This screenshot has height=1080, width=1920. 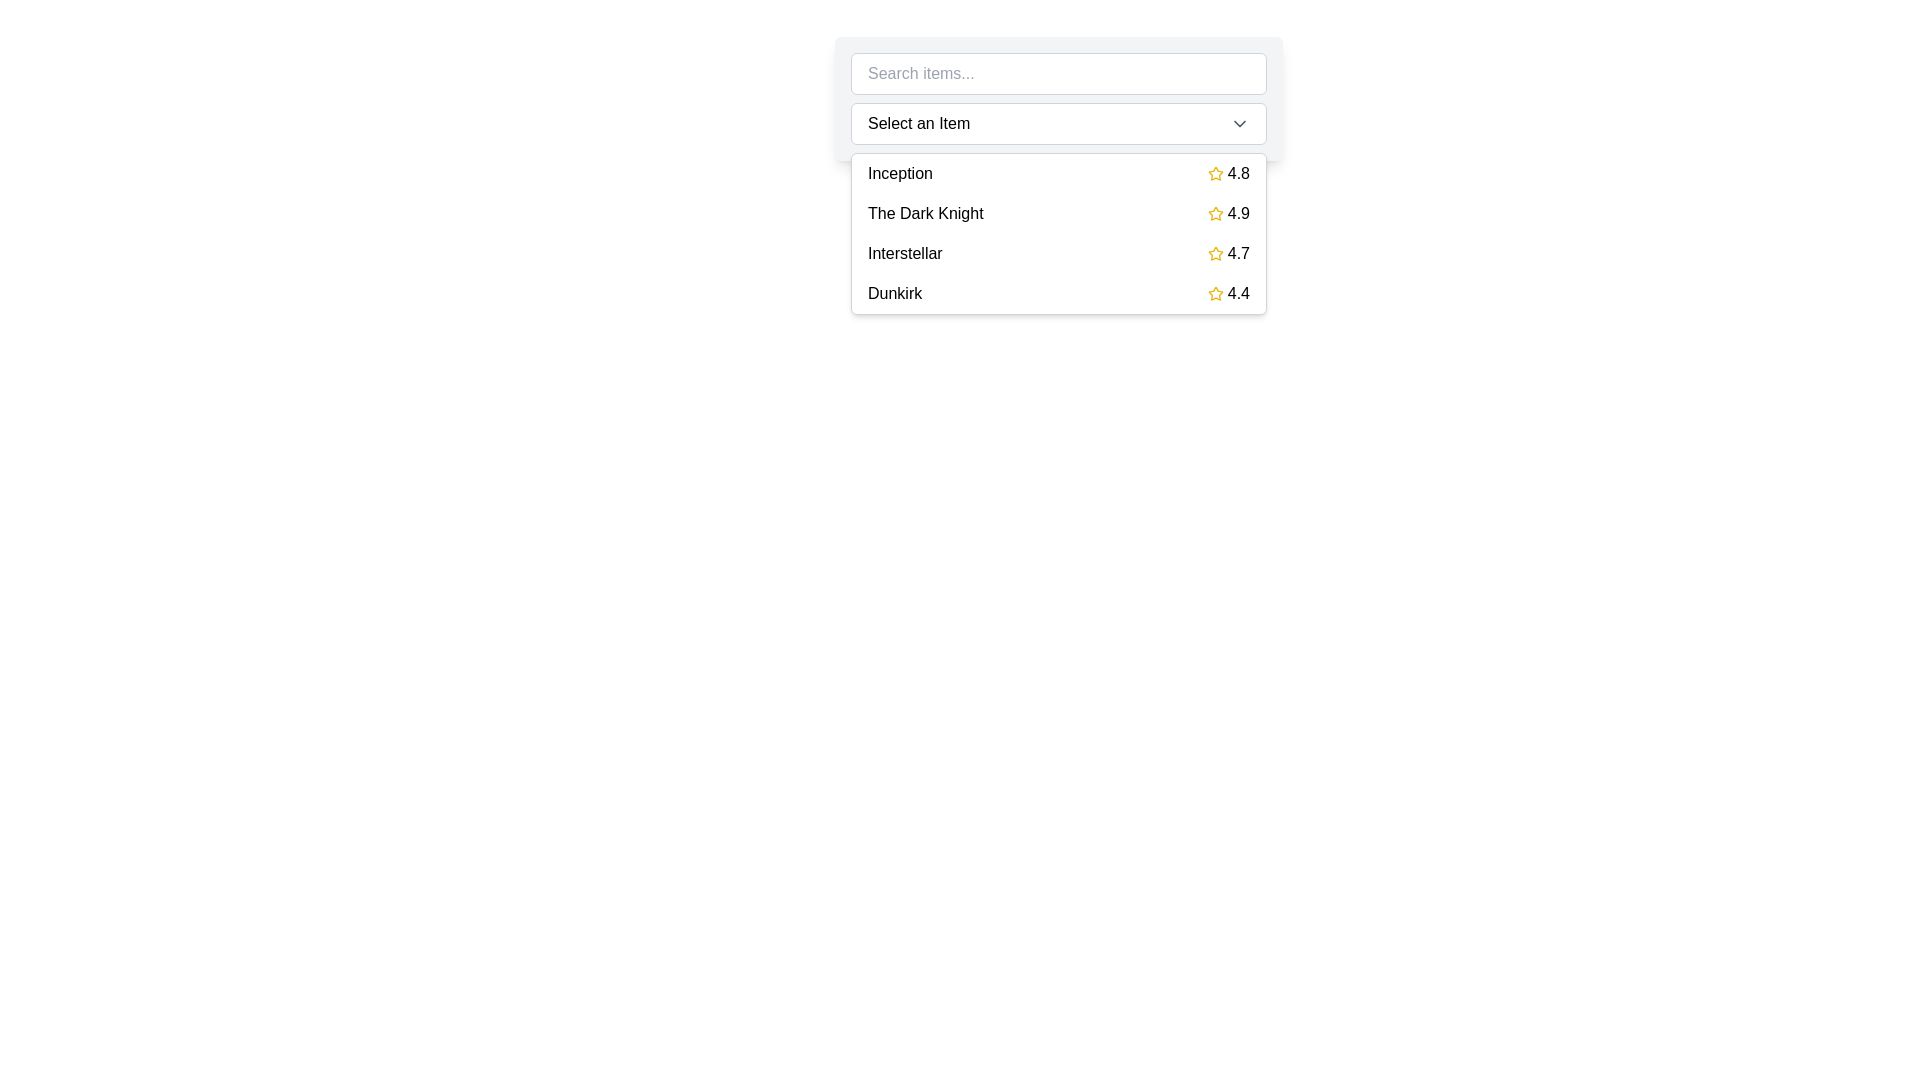 What do you see at coordinates (1058, 293) in the screenshot?
I see `the fourth list item in the dropdown menu that displays information about the movie 'Dunkirk'` at bounding box center [1058, 293].